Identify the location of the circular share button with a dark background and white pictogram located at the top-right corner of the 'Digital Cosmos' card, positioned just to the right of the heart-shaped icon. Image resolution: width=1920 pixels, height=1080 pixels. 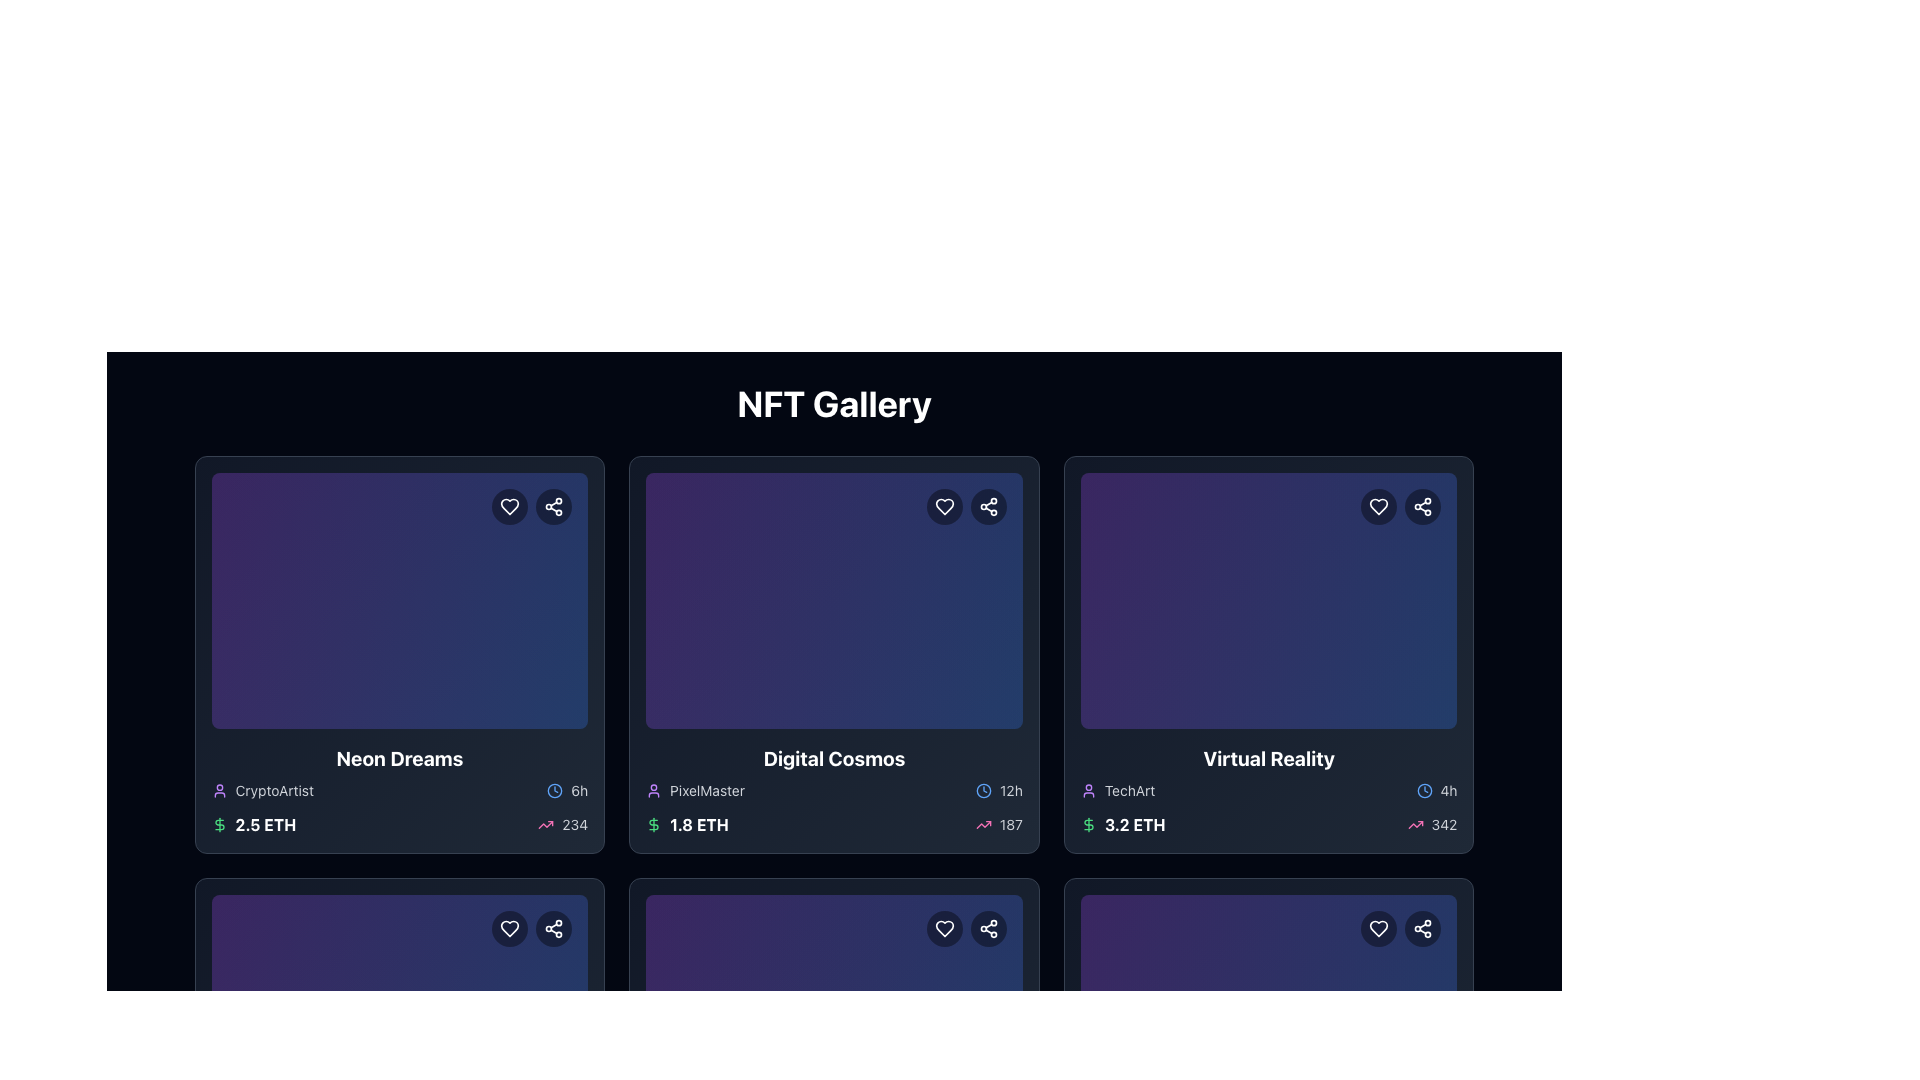
(988, 505).